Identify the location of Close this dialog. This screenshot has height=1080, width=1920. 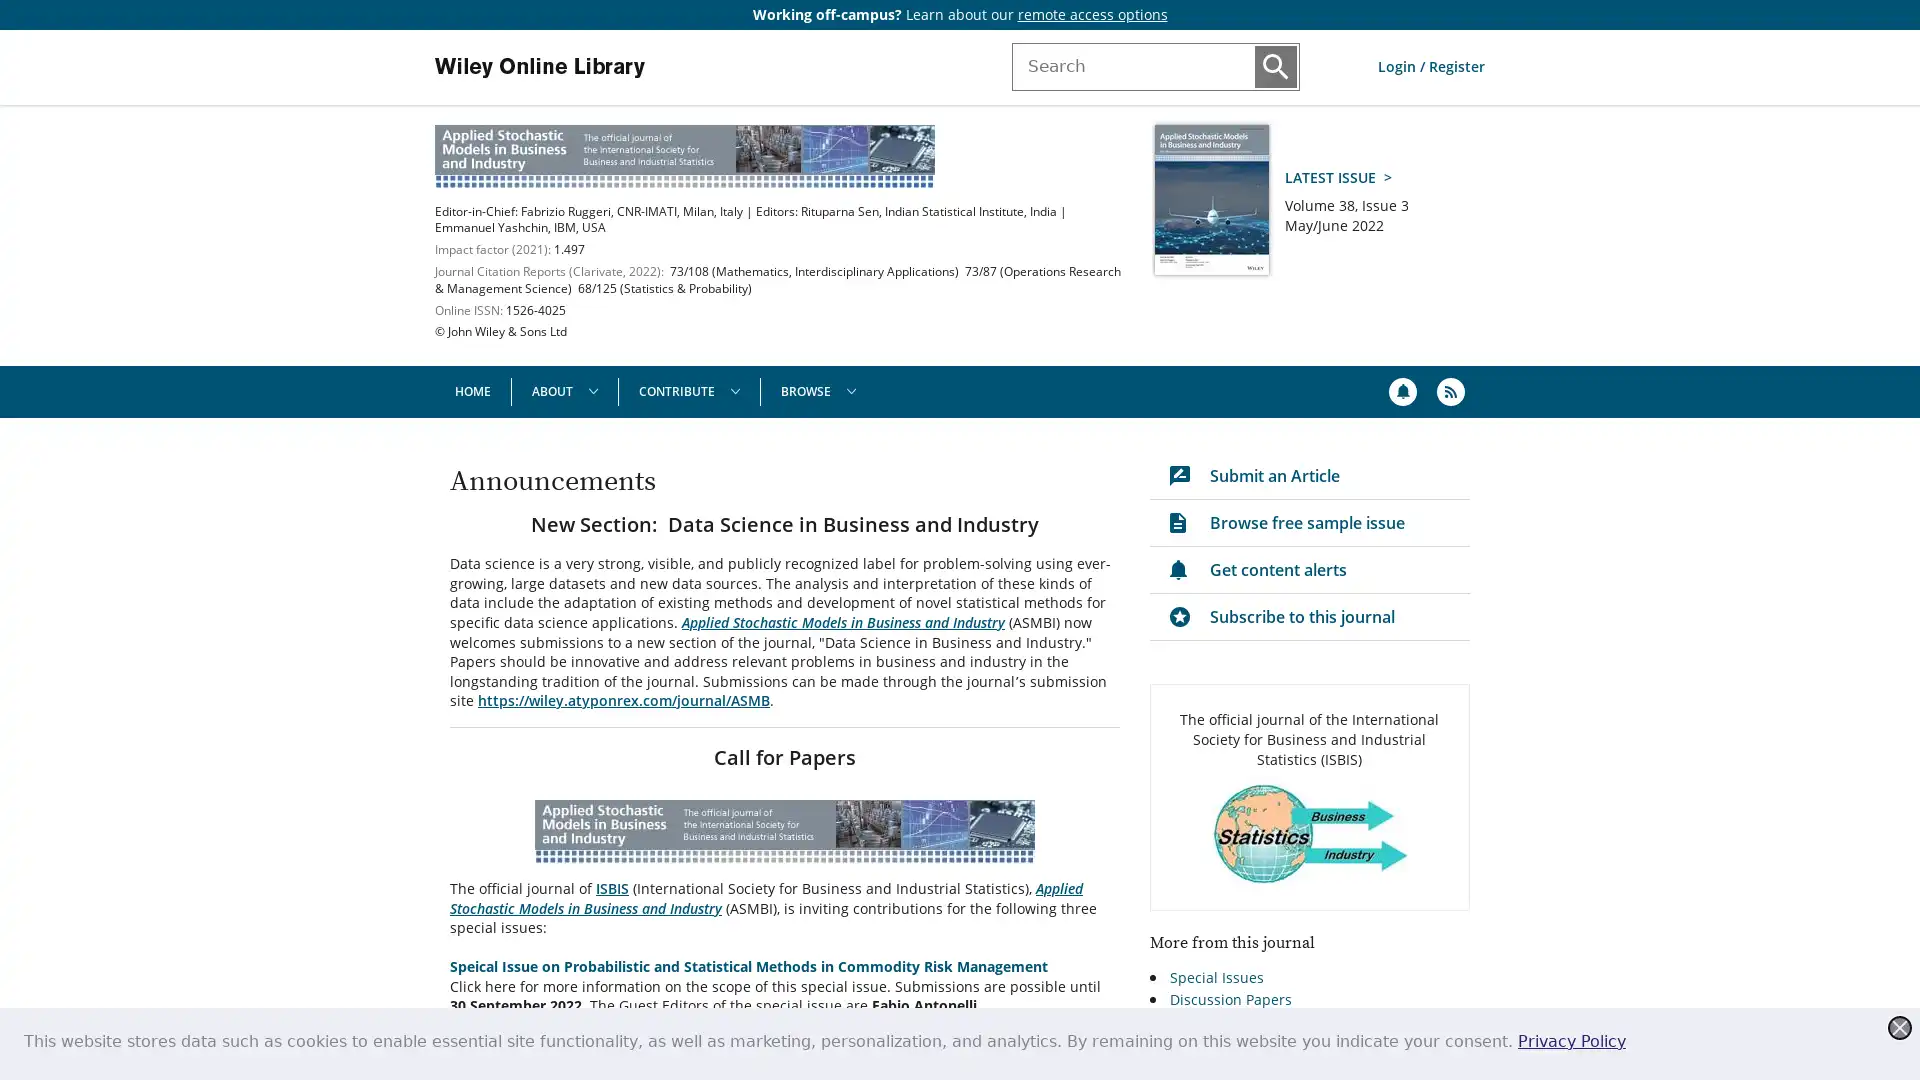
(1899, 1028).